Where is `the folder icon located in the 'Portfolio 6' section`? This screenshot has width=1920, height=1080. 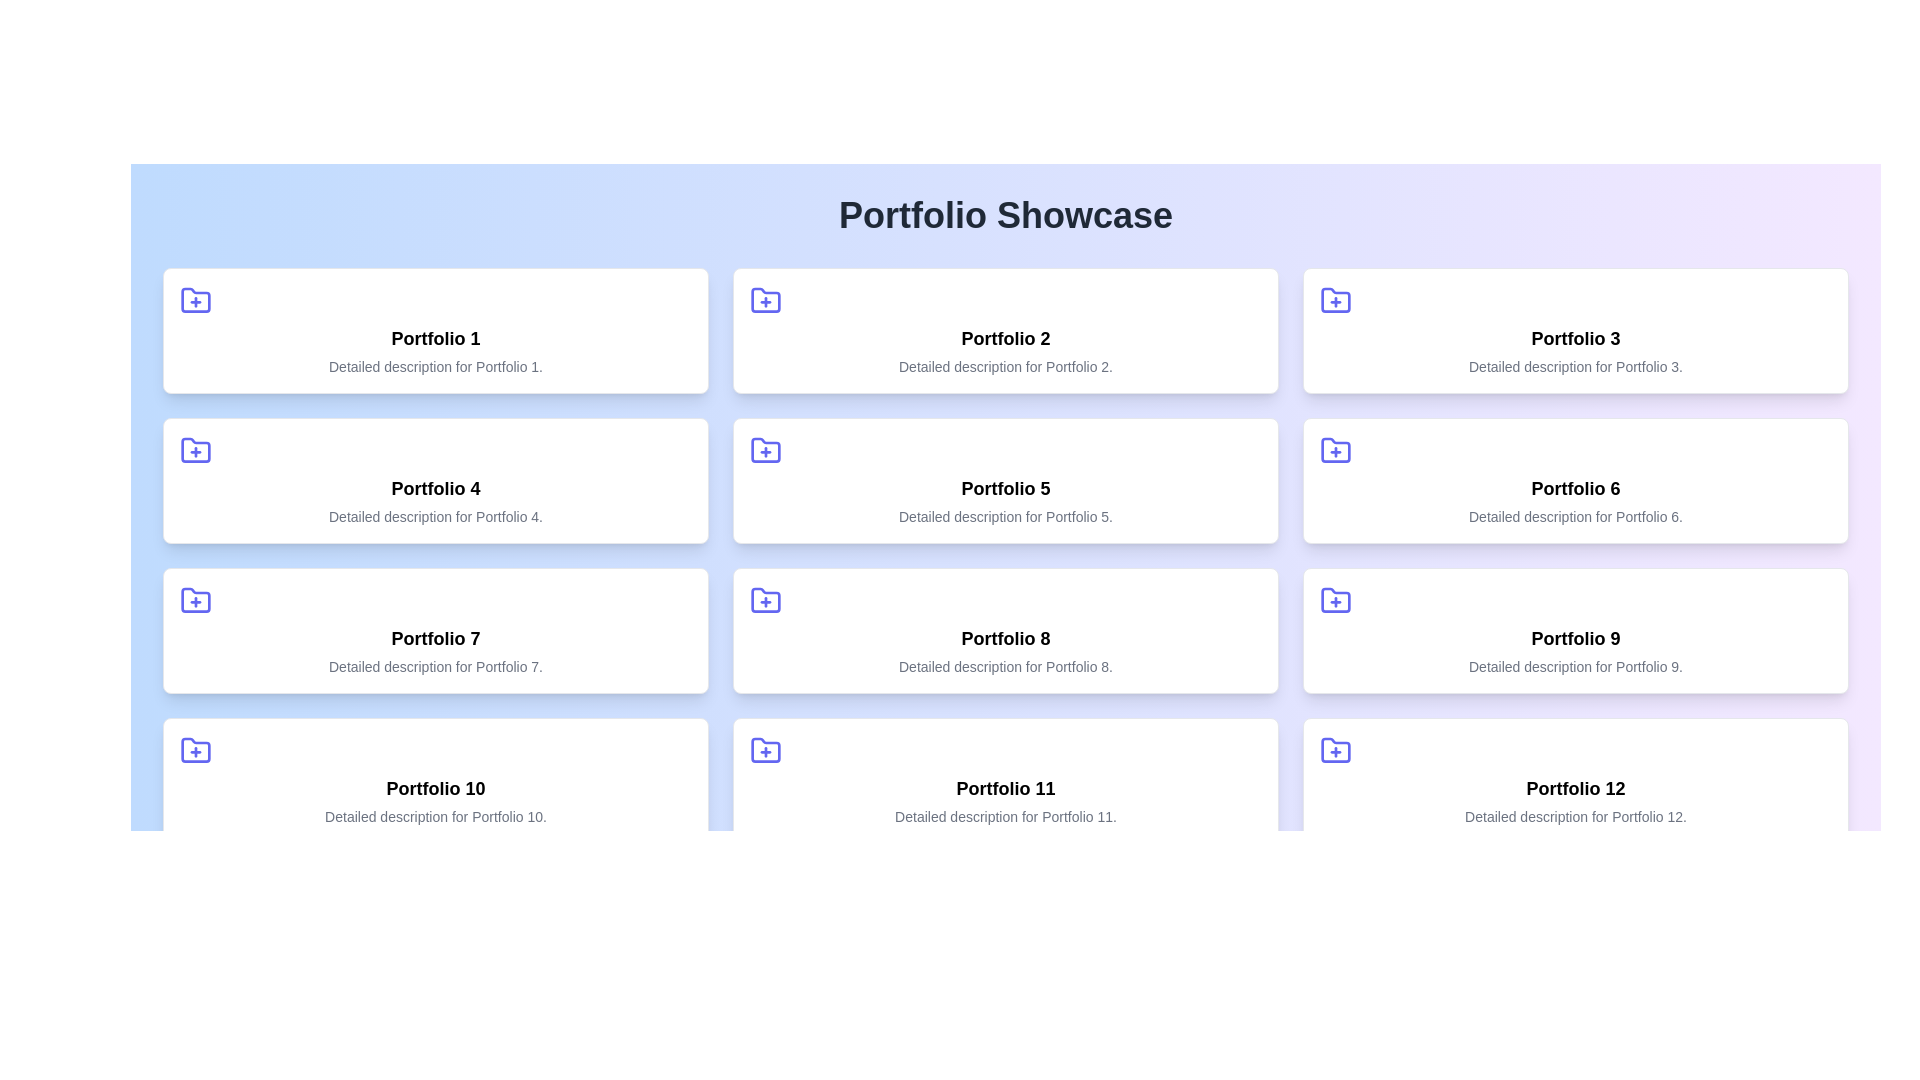
the folder icon located in the 'Portfolio 6' section is located at coordinates (1335, 450).